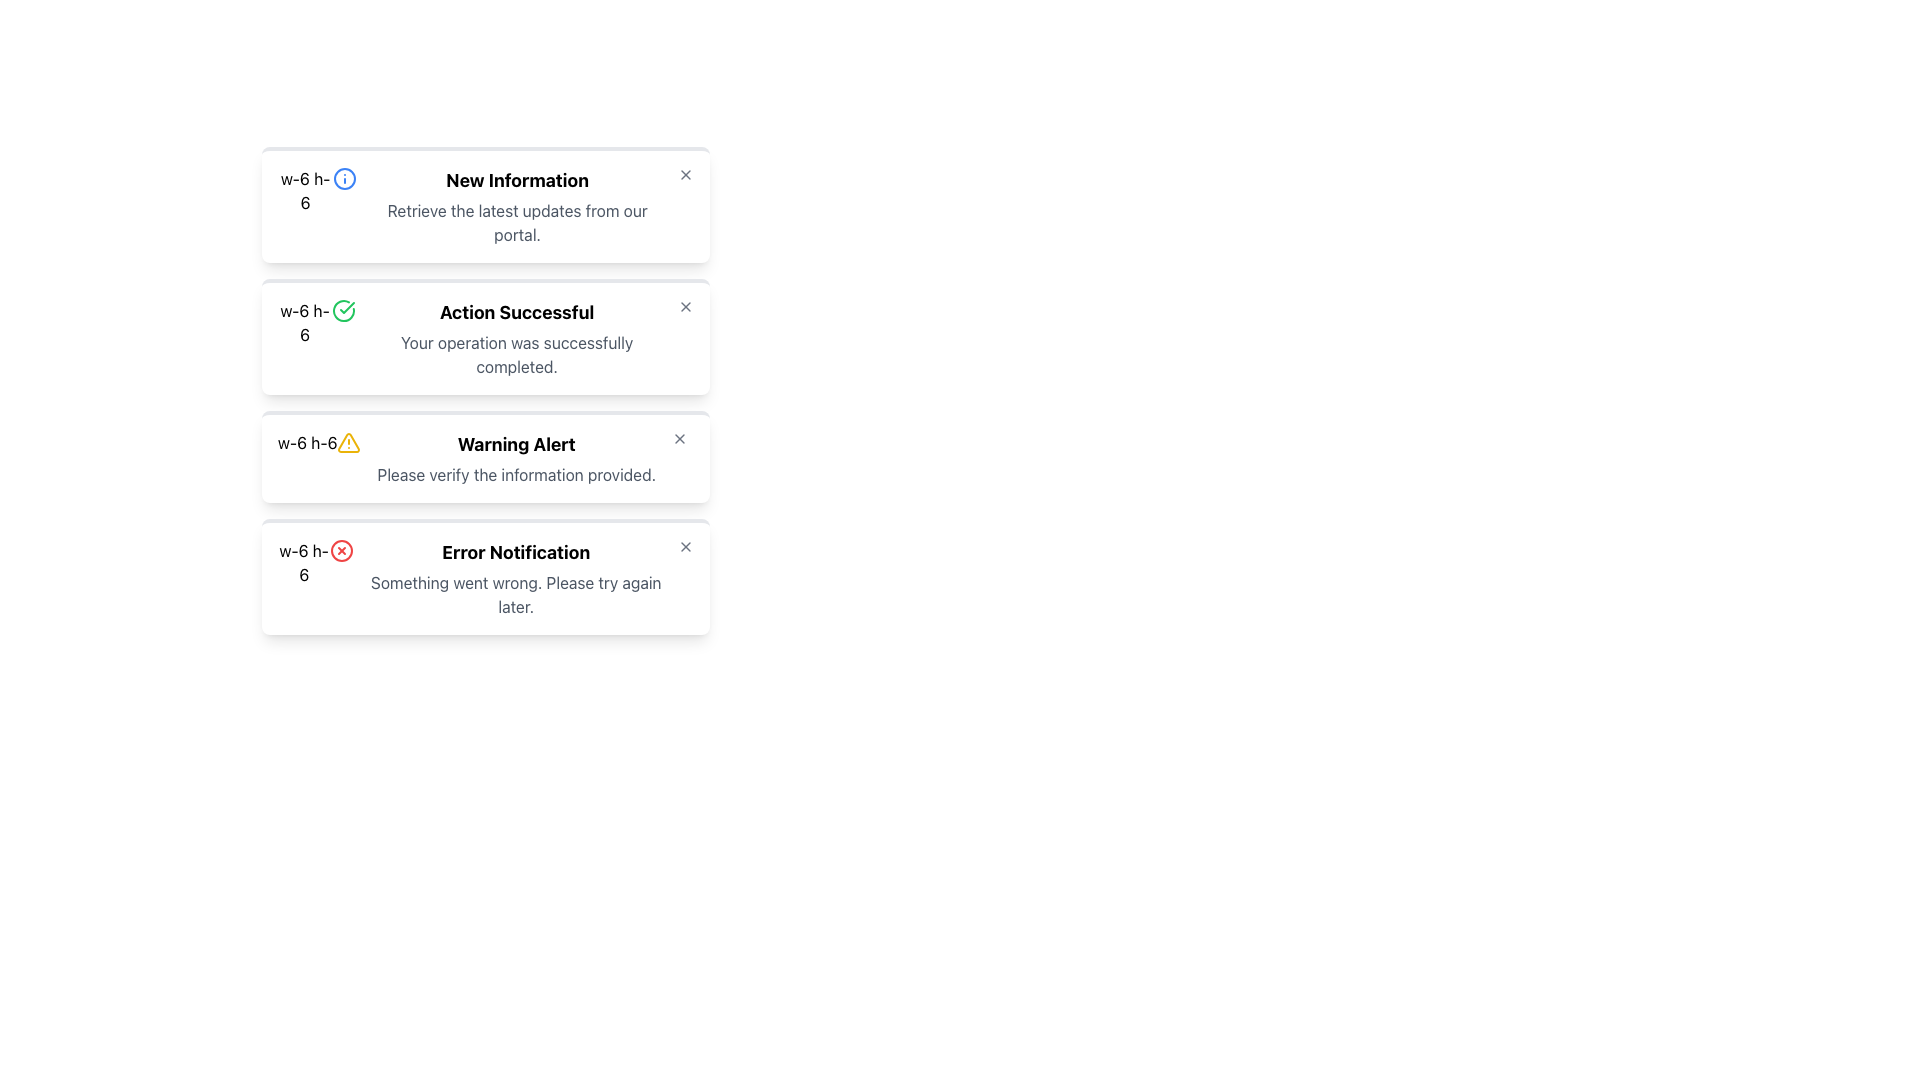 The image size is (1920, 1080). Describe the element at coordinates (686, 547) in the screenshot. I see `the light gray dismissal button with an 'X' icon in the 'Error Notification' panel to change its color to darker gray` at that location.